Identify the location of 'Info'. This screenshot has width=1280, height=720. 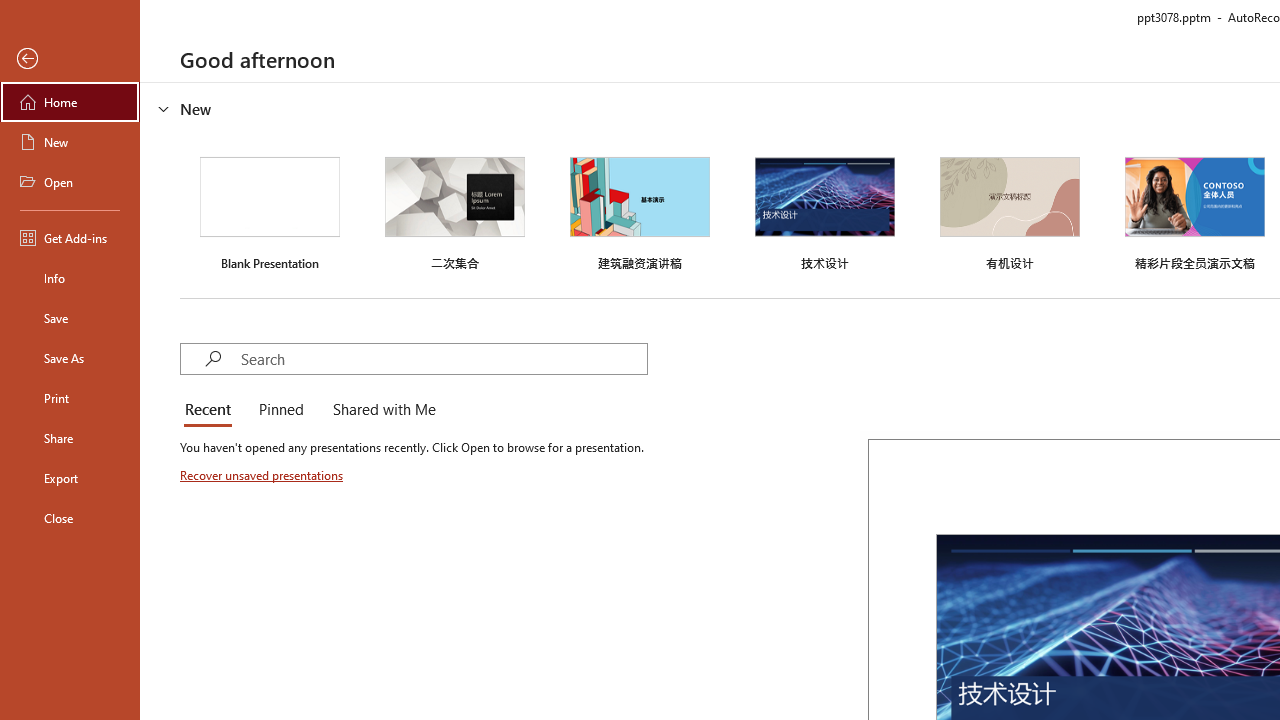
(69, 277).